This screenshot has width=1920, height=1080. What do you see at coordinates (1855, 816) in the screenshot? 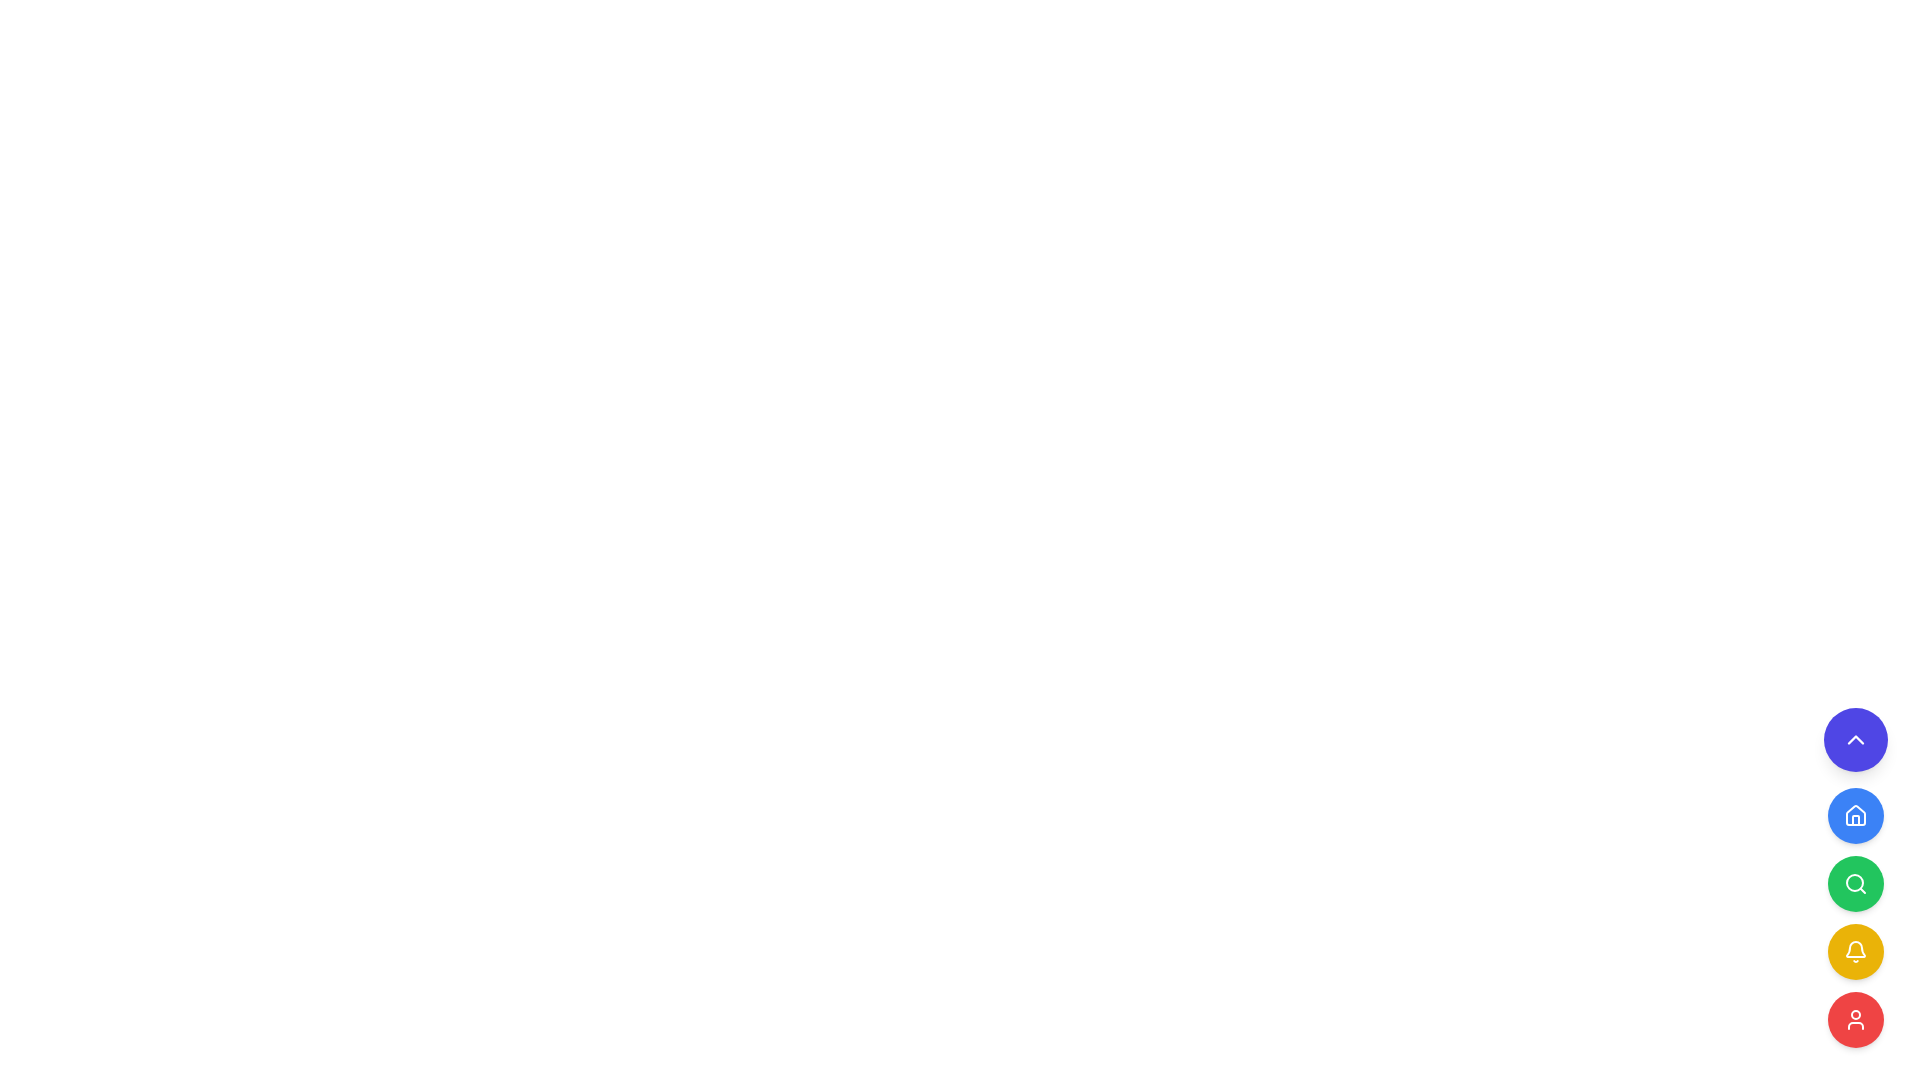
I see `the circular blue button with a house icon in the center, which is the second button in a vertical stack on the right side of the interface` at bounding box center [1855, 816].